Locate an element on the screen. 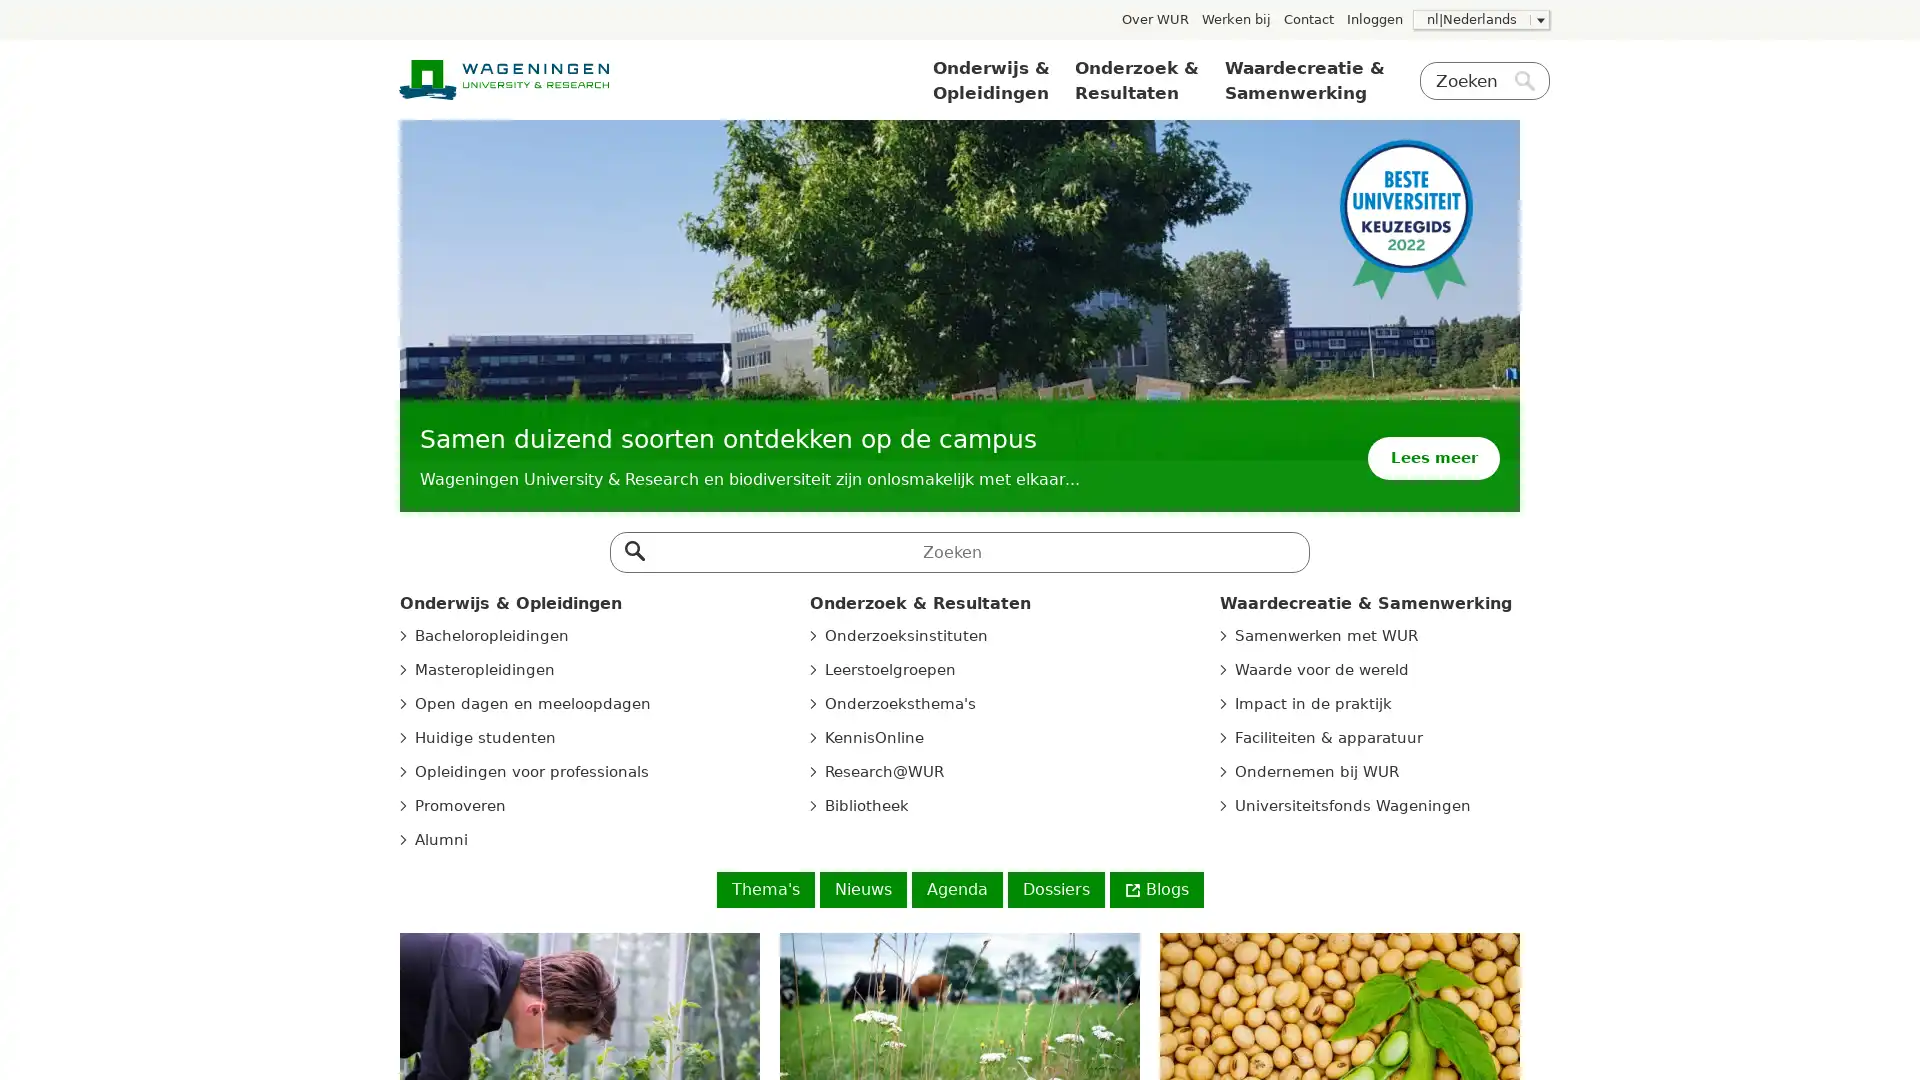 The height and width of the screenshot is (1080, 1920). Zoek is located at coordinates (1524, 83).